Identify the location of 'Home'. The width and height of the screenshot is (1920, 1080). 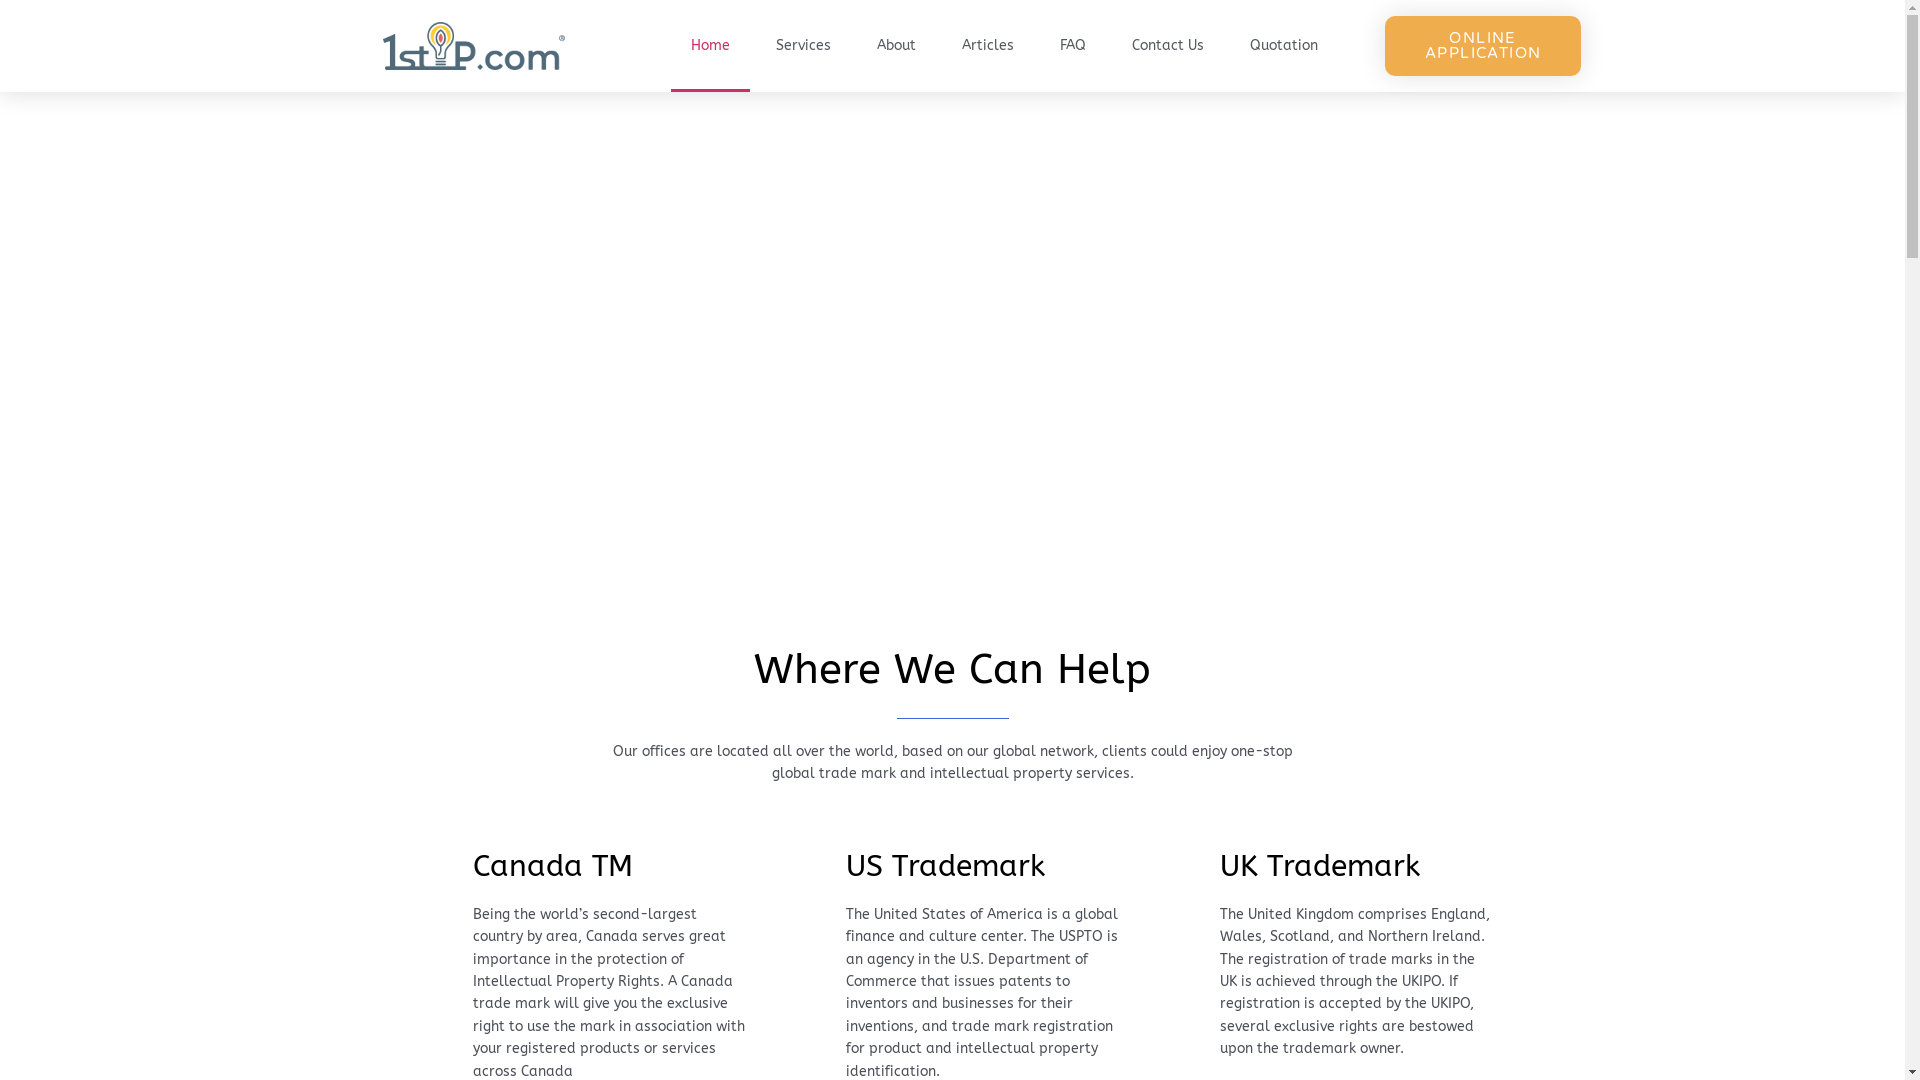
(710, 45).